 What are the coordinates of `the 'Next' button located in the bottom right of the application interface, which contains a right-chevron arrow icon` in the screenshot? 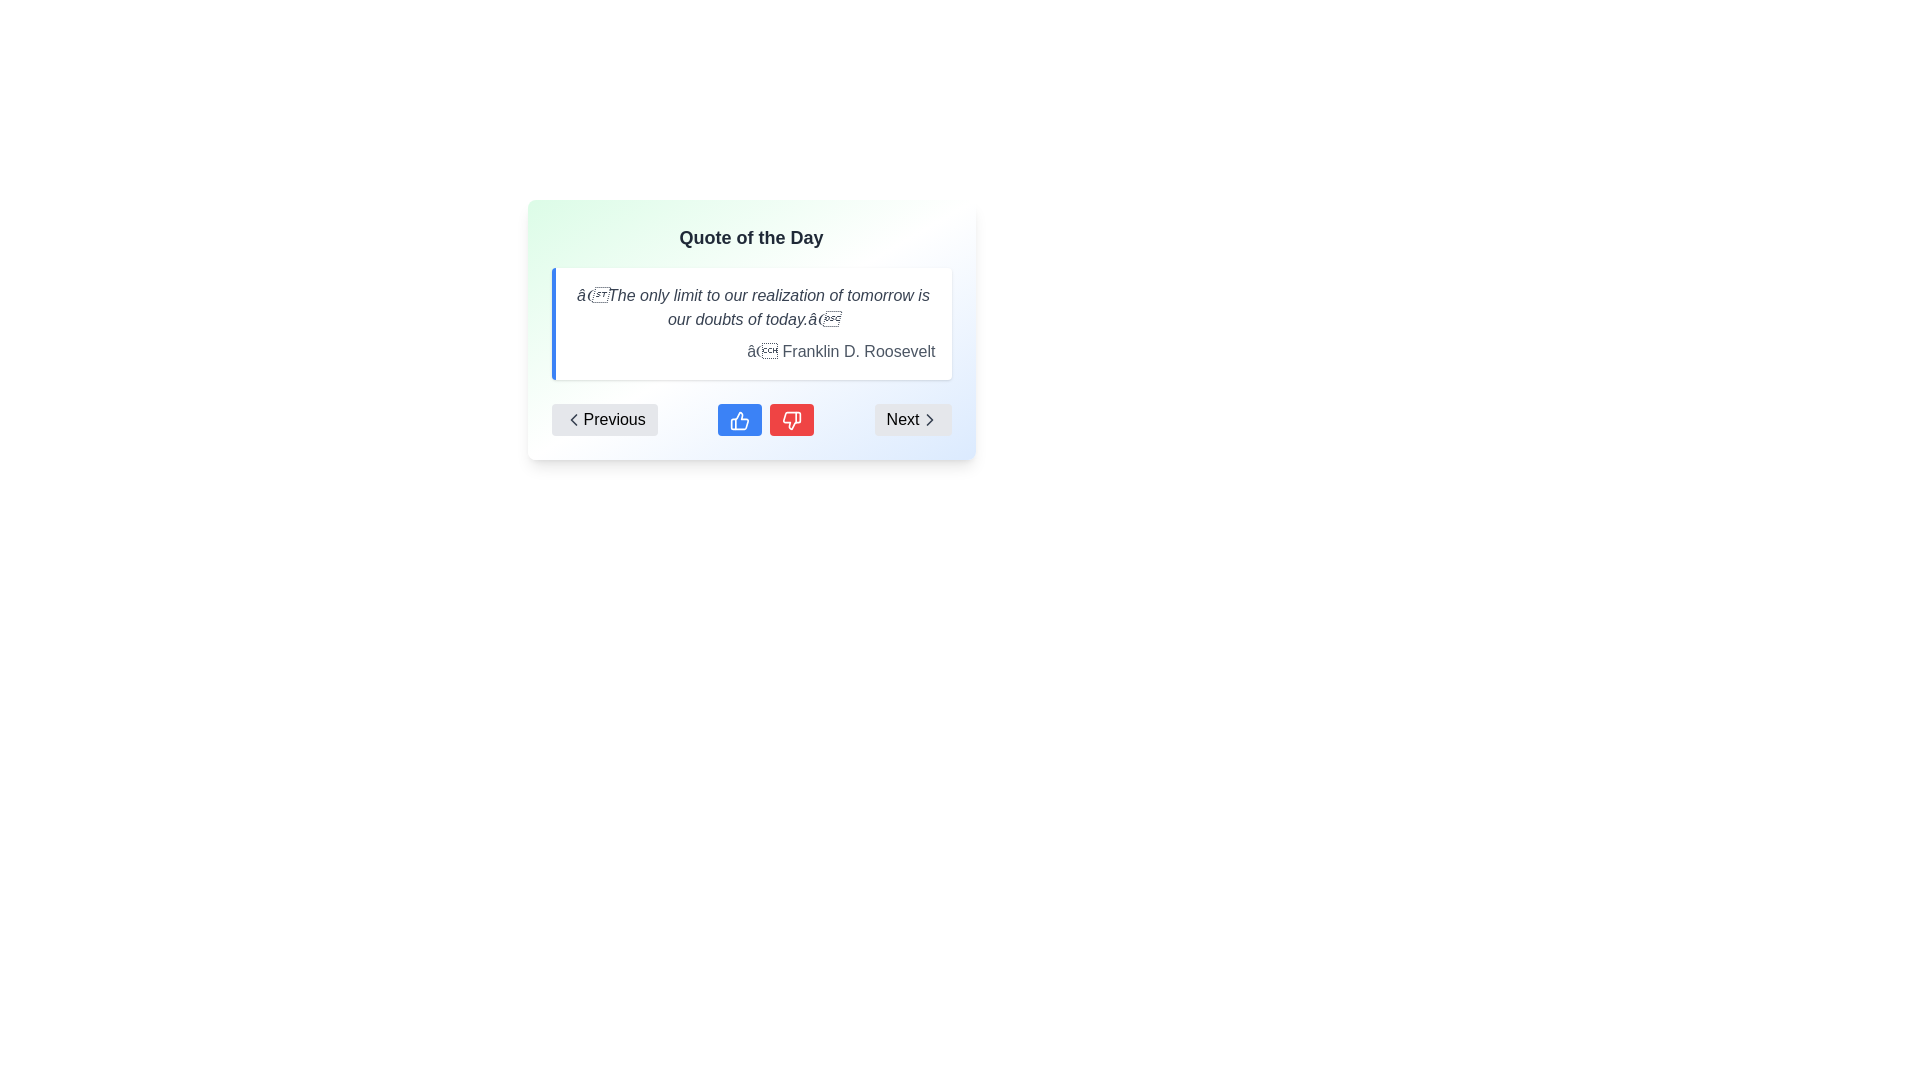 It's located at (928, 419).